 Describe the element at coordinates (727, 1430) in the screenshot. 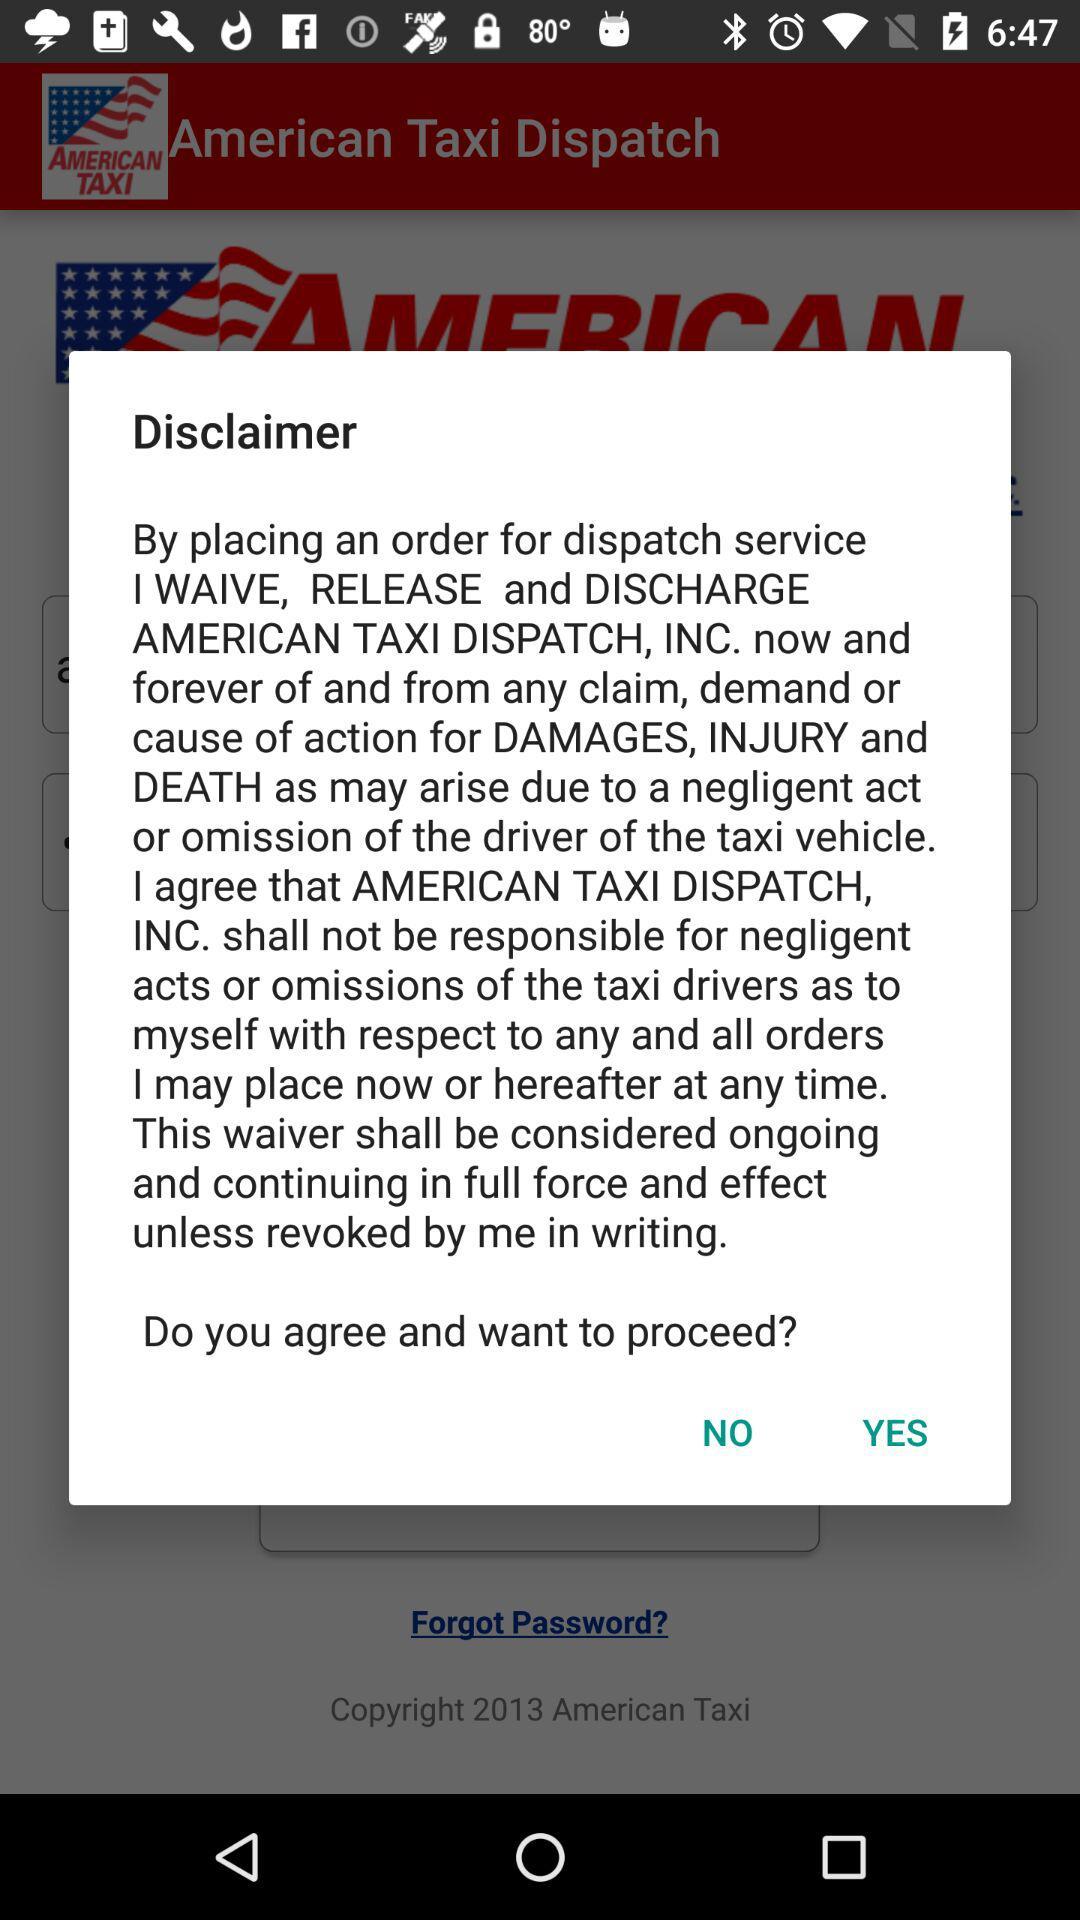

I see `the item next to the yes icon` at that location.